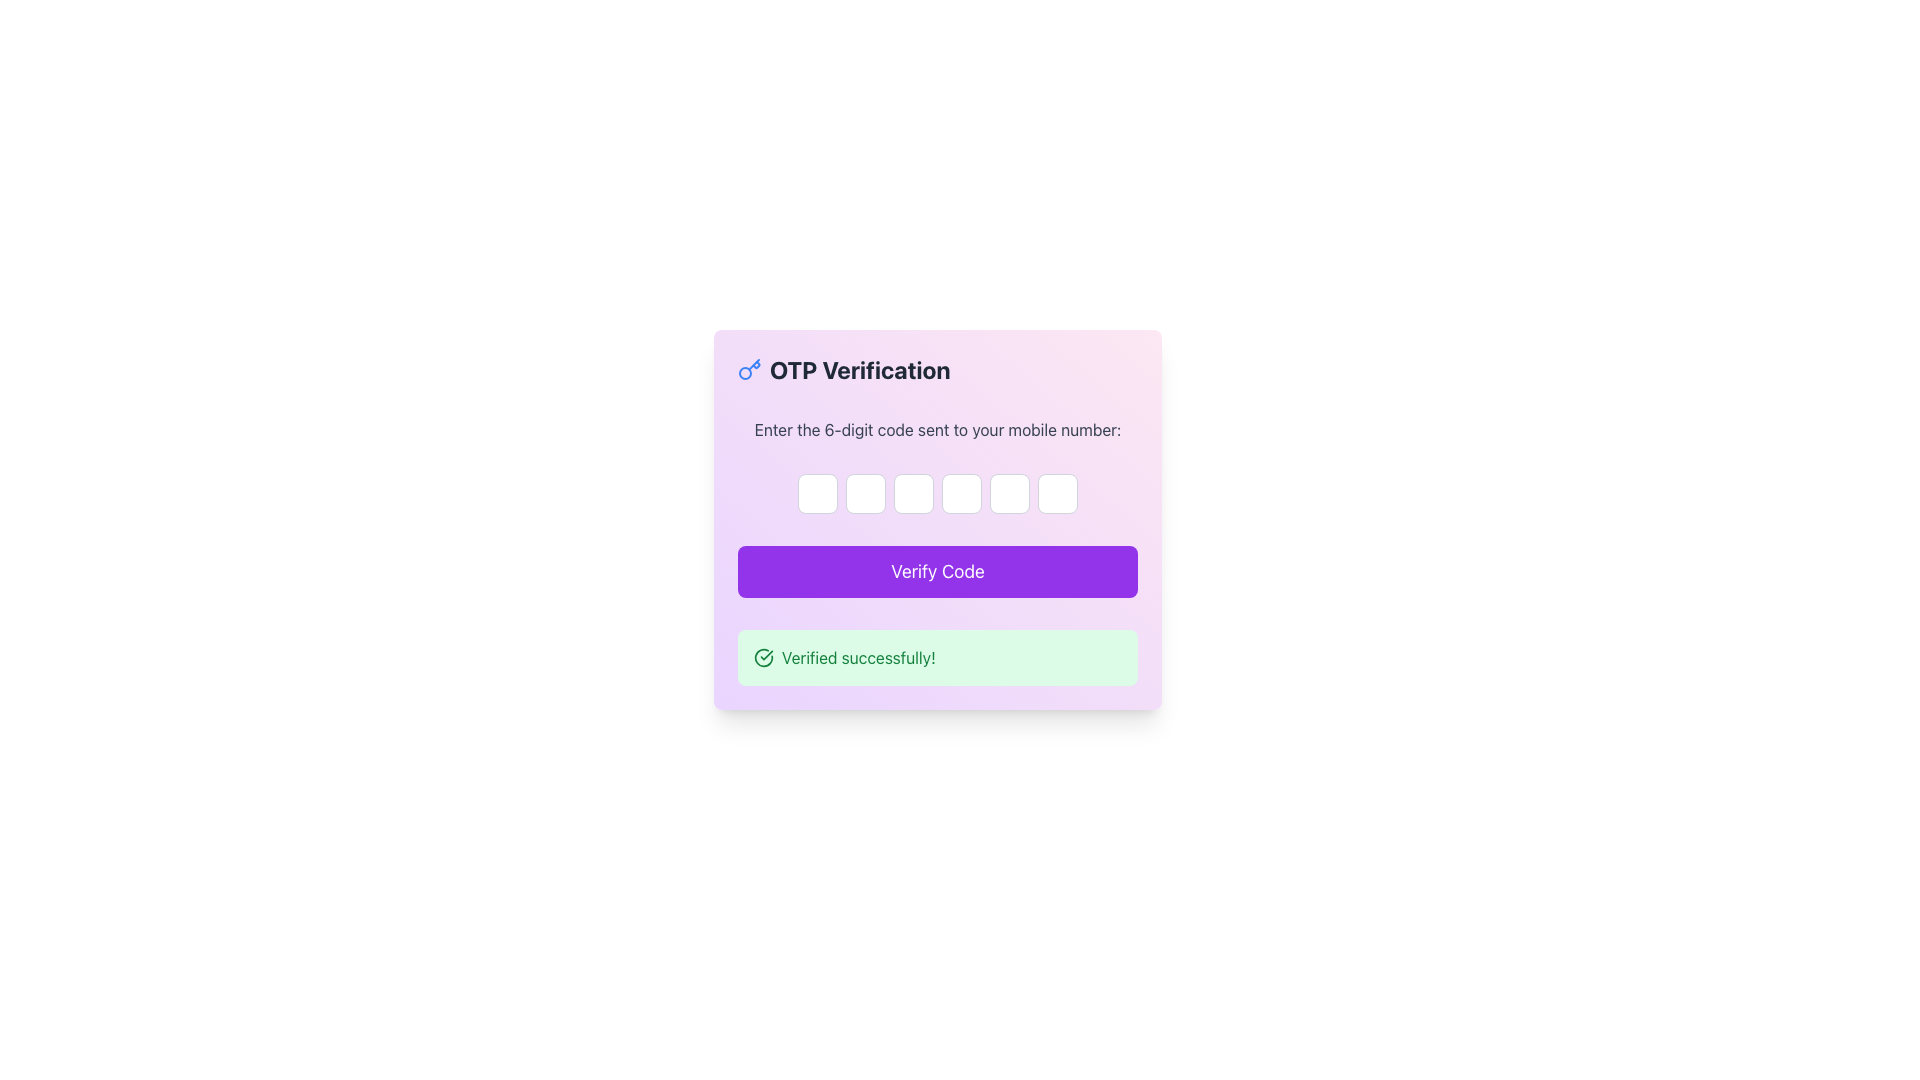 The height and width of the screenshot is (1080, 1920). I want to click on the static text label that displays 'Enter the 6-digit code sent to your mobile number:' which is part of the OTP Verification section, so click(936, 428).